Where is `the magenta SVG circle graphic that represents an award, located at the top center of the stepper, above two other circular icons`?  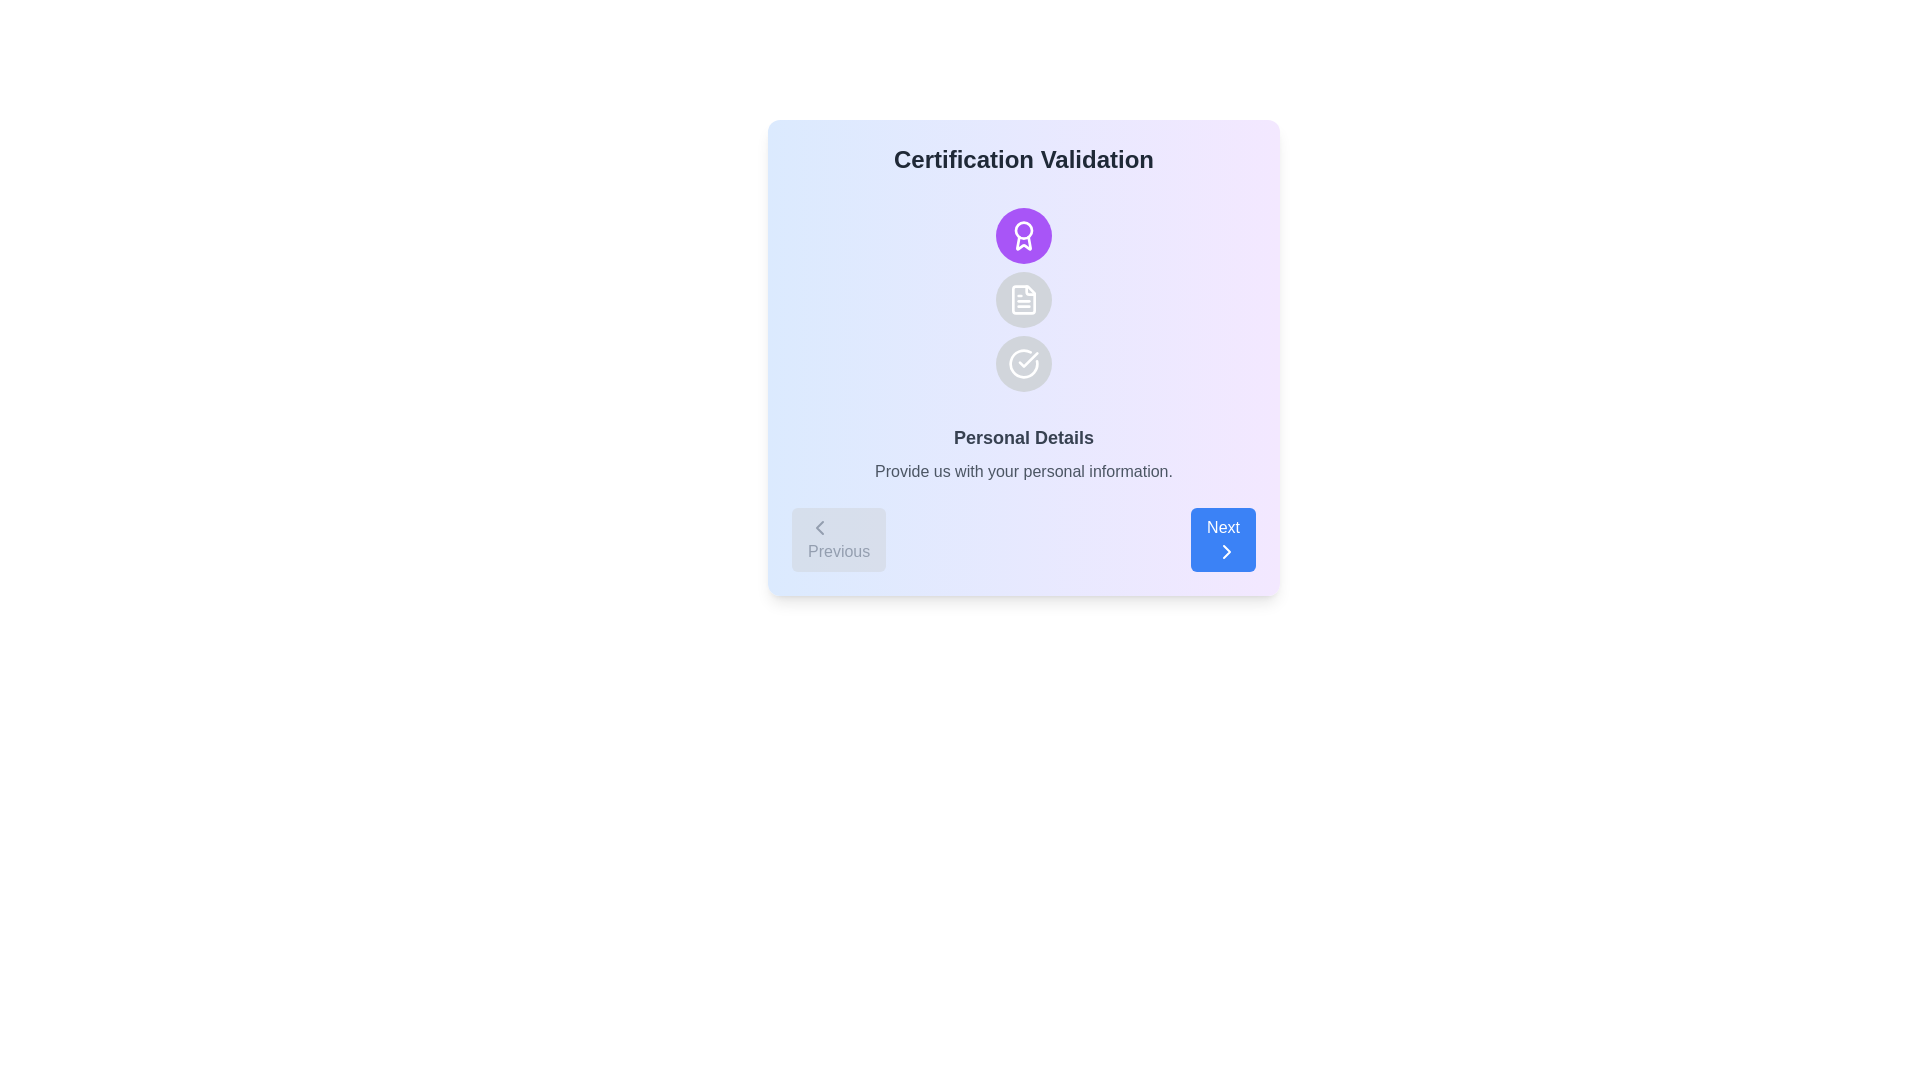 the magenta SVG circle graphic that represents an award, located at the top center of the stepper, above two other circular icons is located at coordinates (1023, 229).